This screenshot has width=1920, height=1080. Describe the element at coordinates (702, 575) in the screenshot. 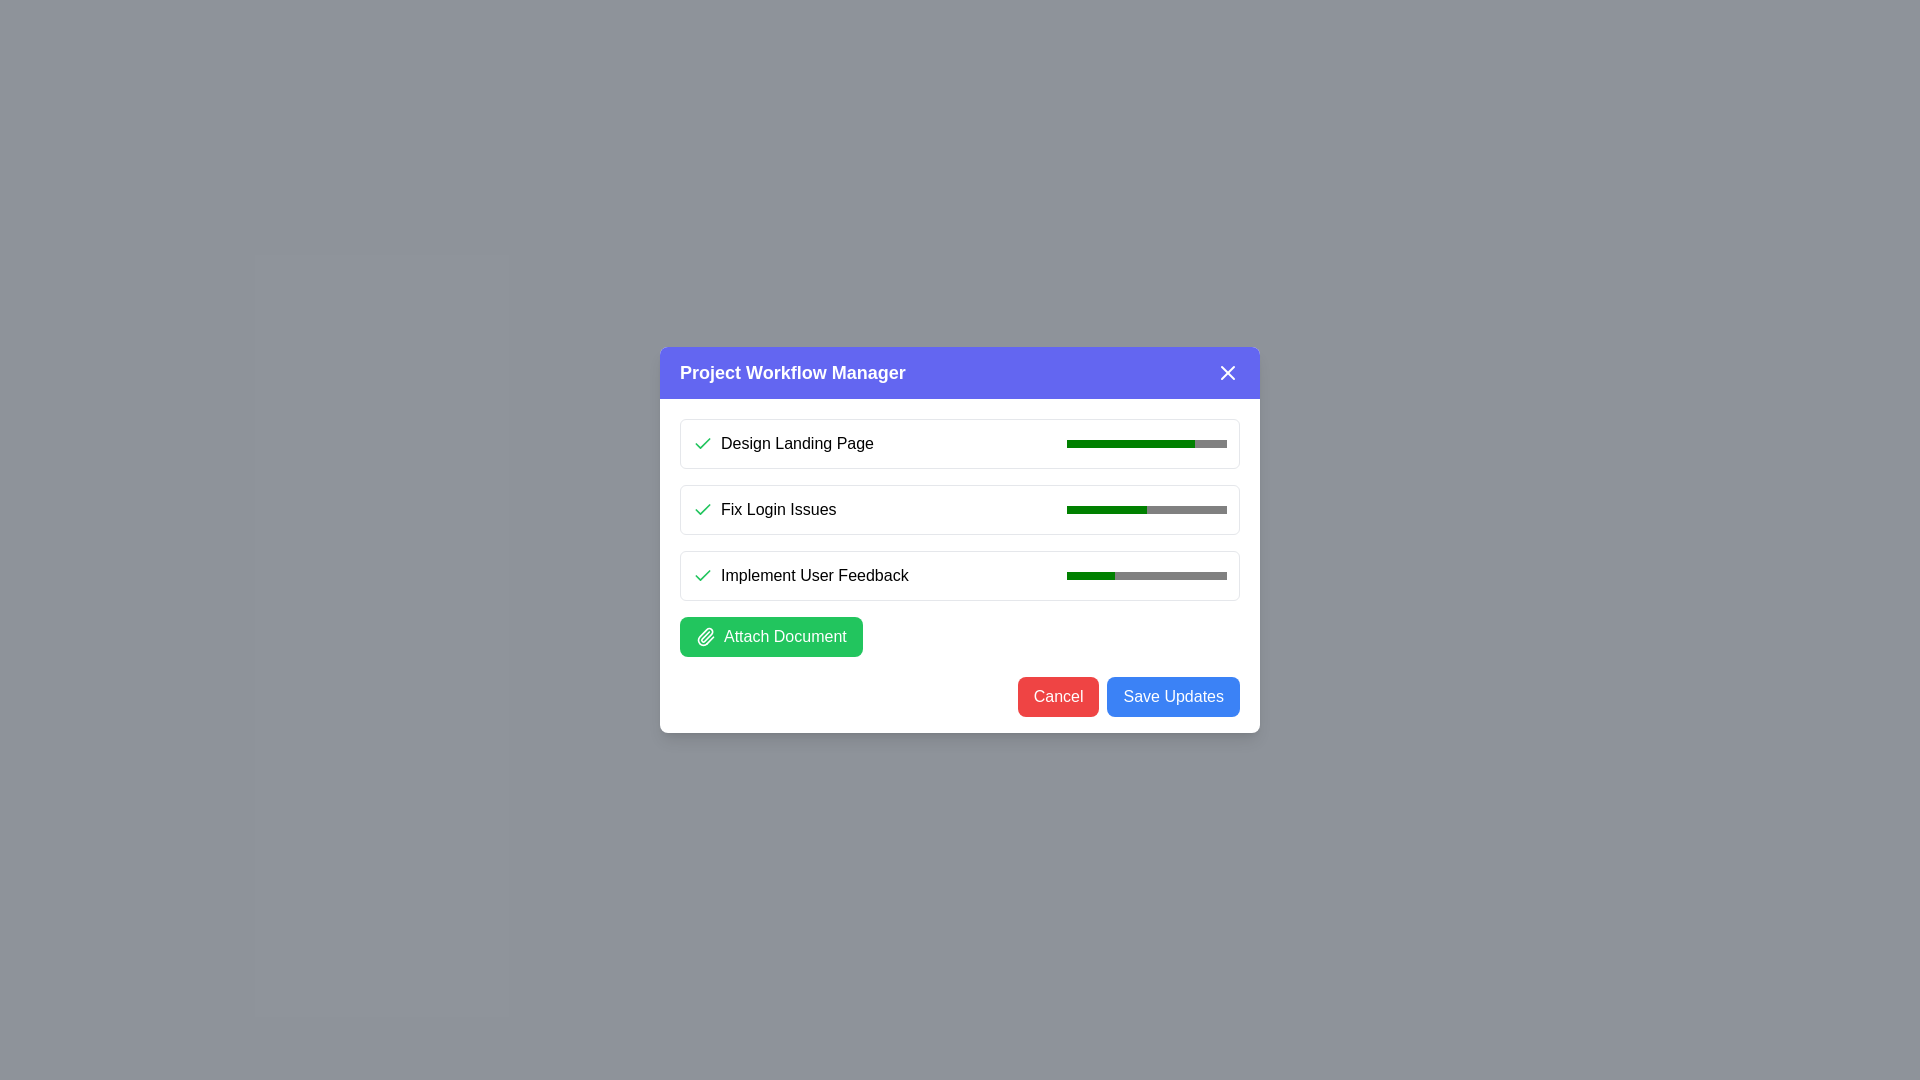

I see `the green checkmark icon indicating a completed state, which is located to the left of the text 'Implement User Feedback' in the third checklist item` at that location.